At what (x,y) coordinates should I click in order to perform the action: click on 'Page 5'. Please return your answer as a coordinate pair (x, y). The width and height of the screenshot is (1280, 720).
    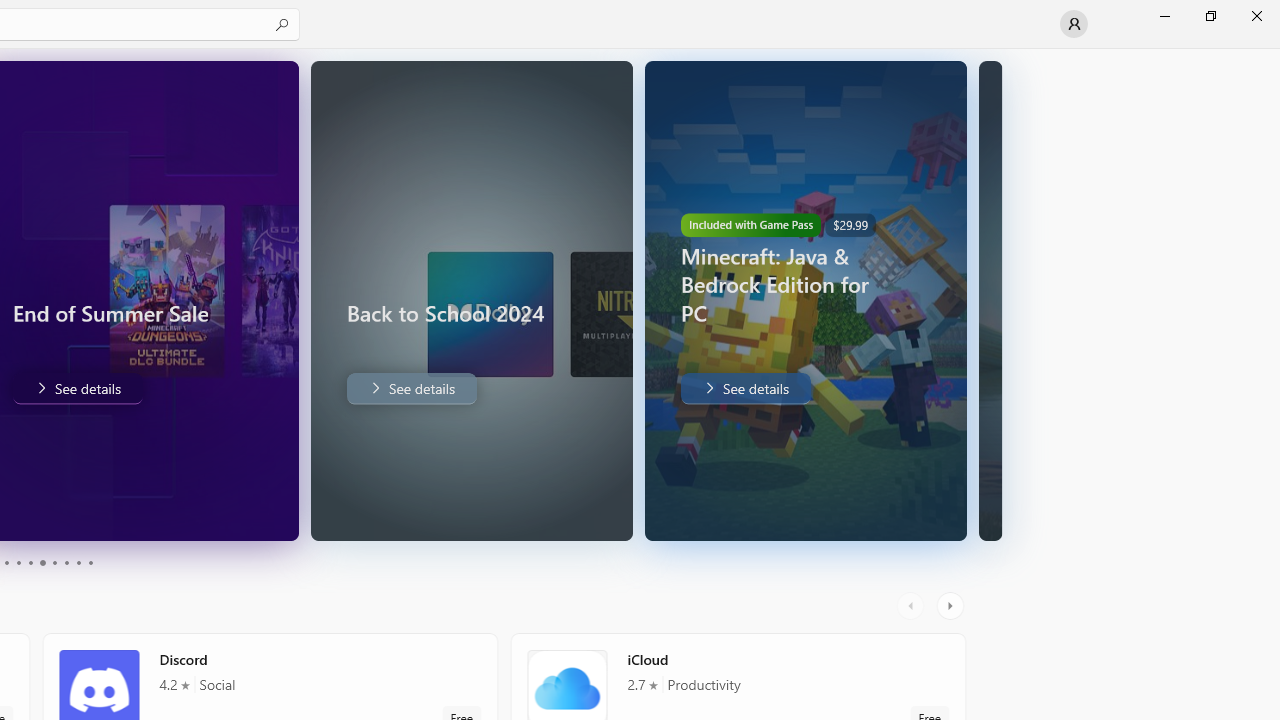
    Looking at the image, I should click on (30, 563).